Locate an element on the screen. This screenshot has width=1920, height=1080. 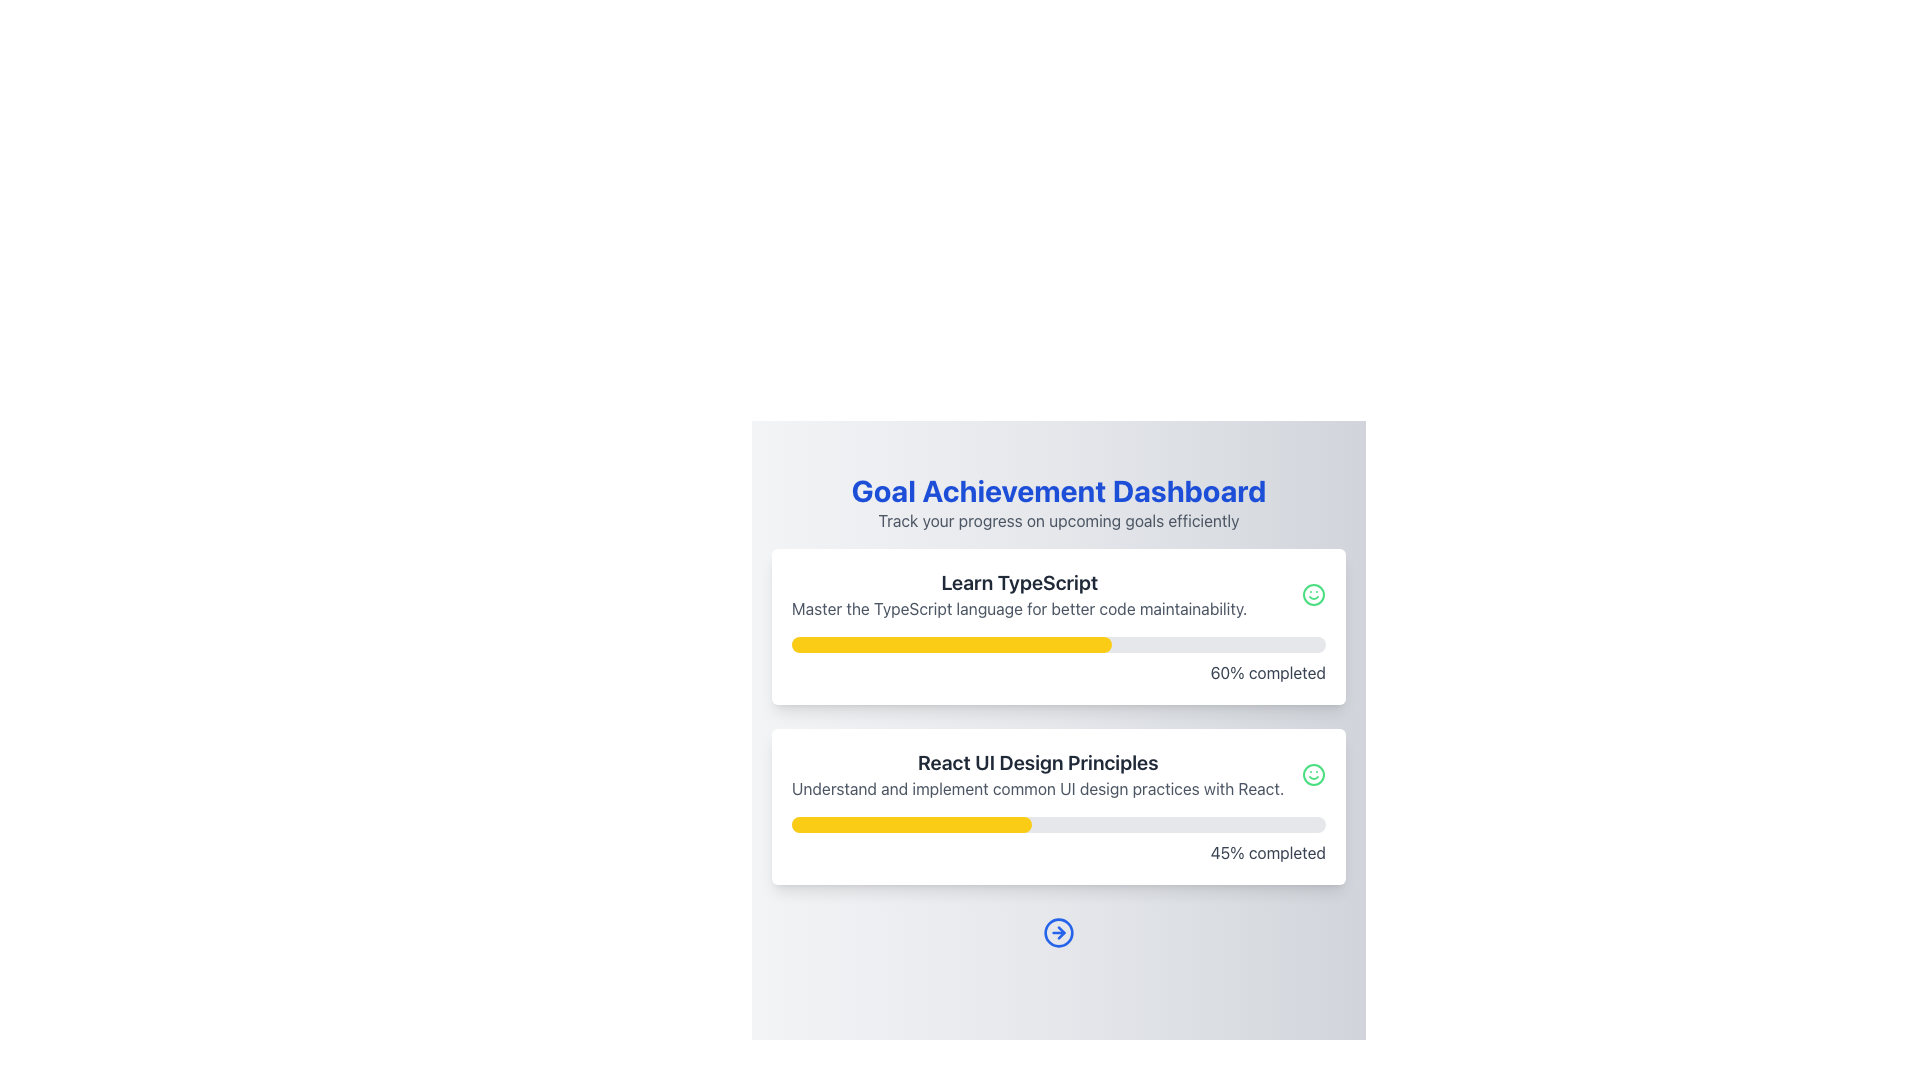
the decorative circular arrow button located at the bottom-center of the view, beneath two horizontal progress cards is located at coordinates (1060, 933).